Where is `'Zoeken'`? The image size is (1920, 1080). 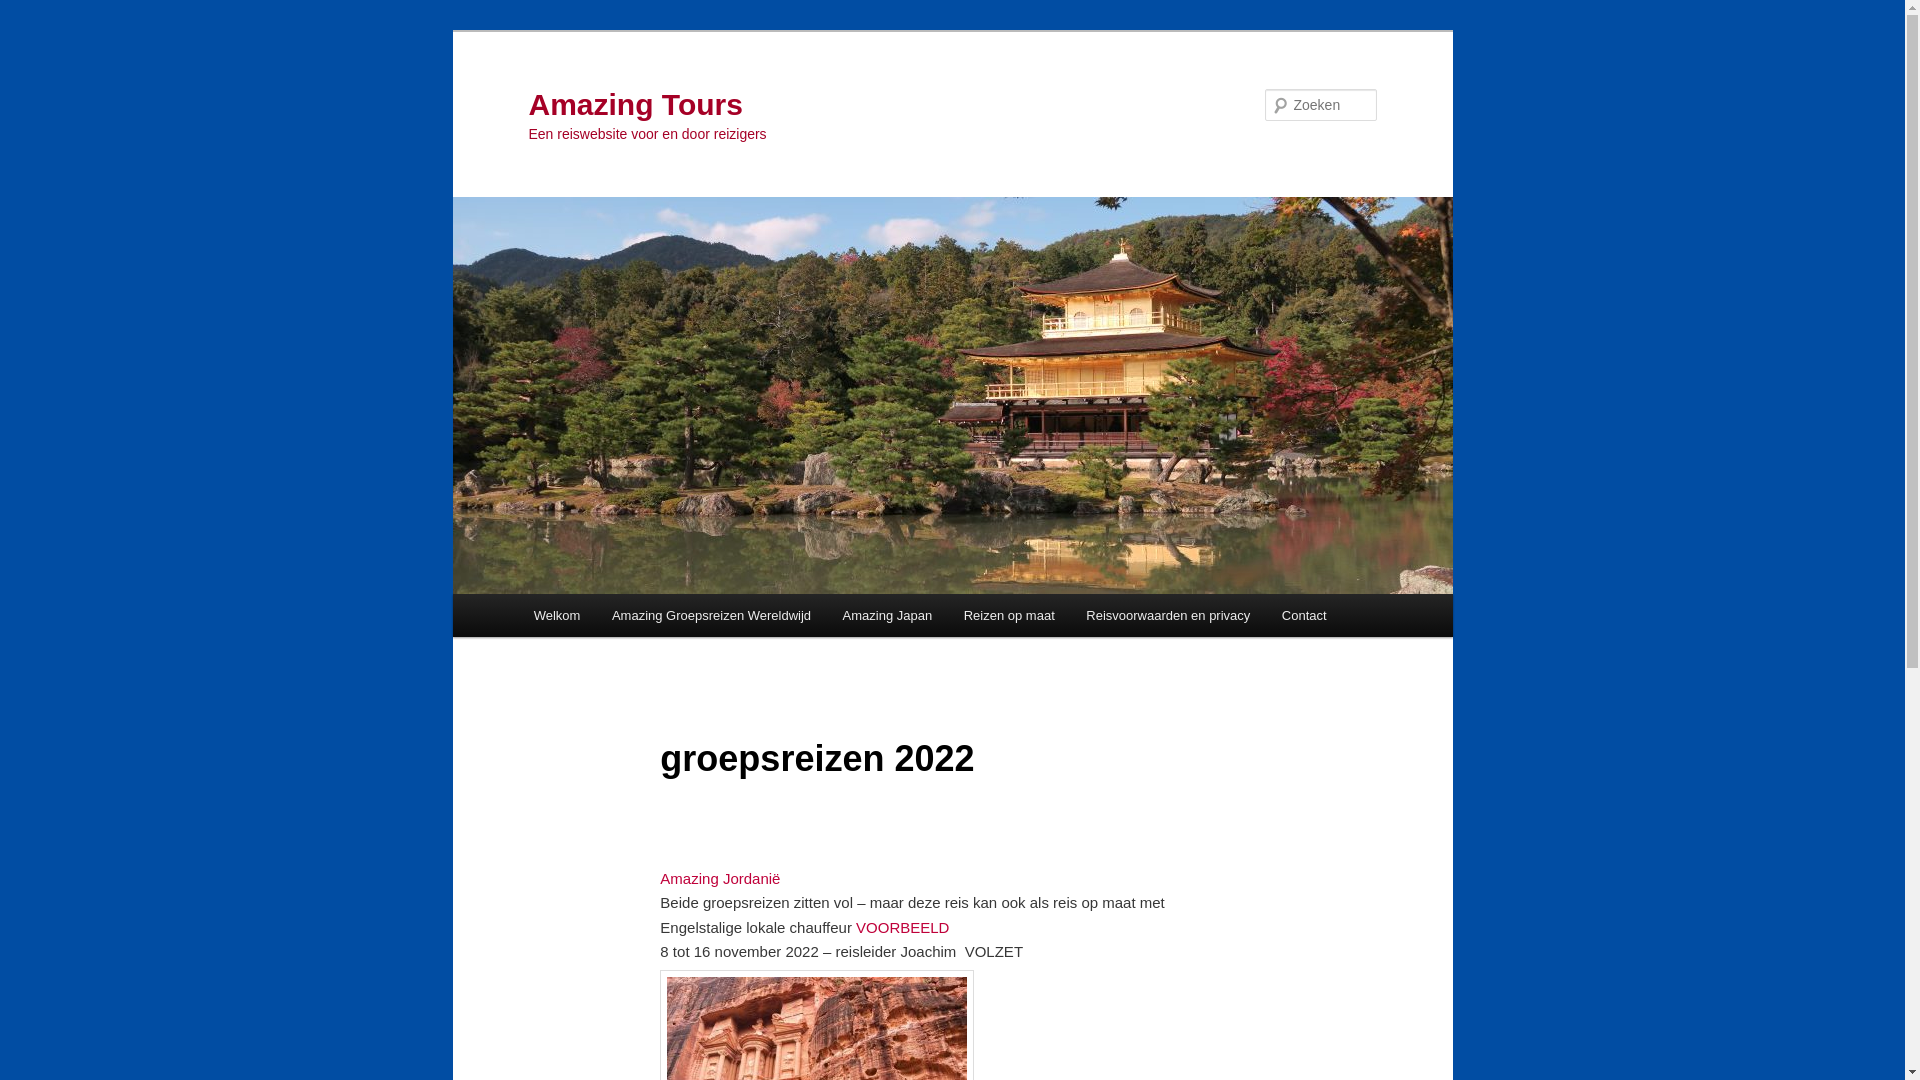 'Zoeken' is located at coordinates (33, 11).